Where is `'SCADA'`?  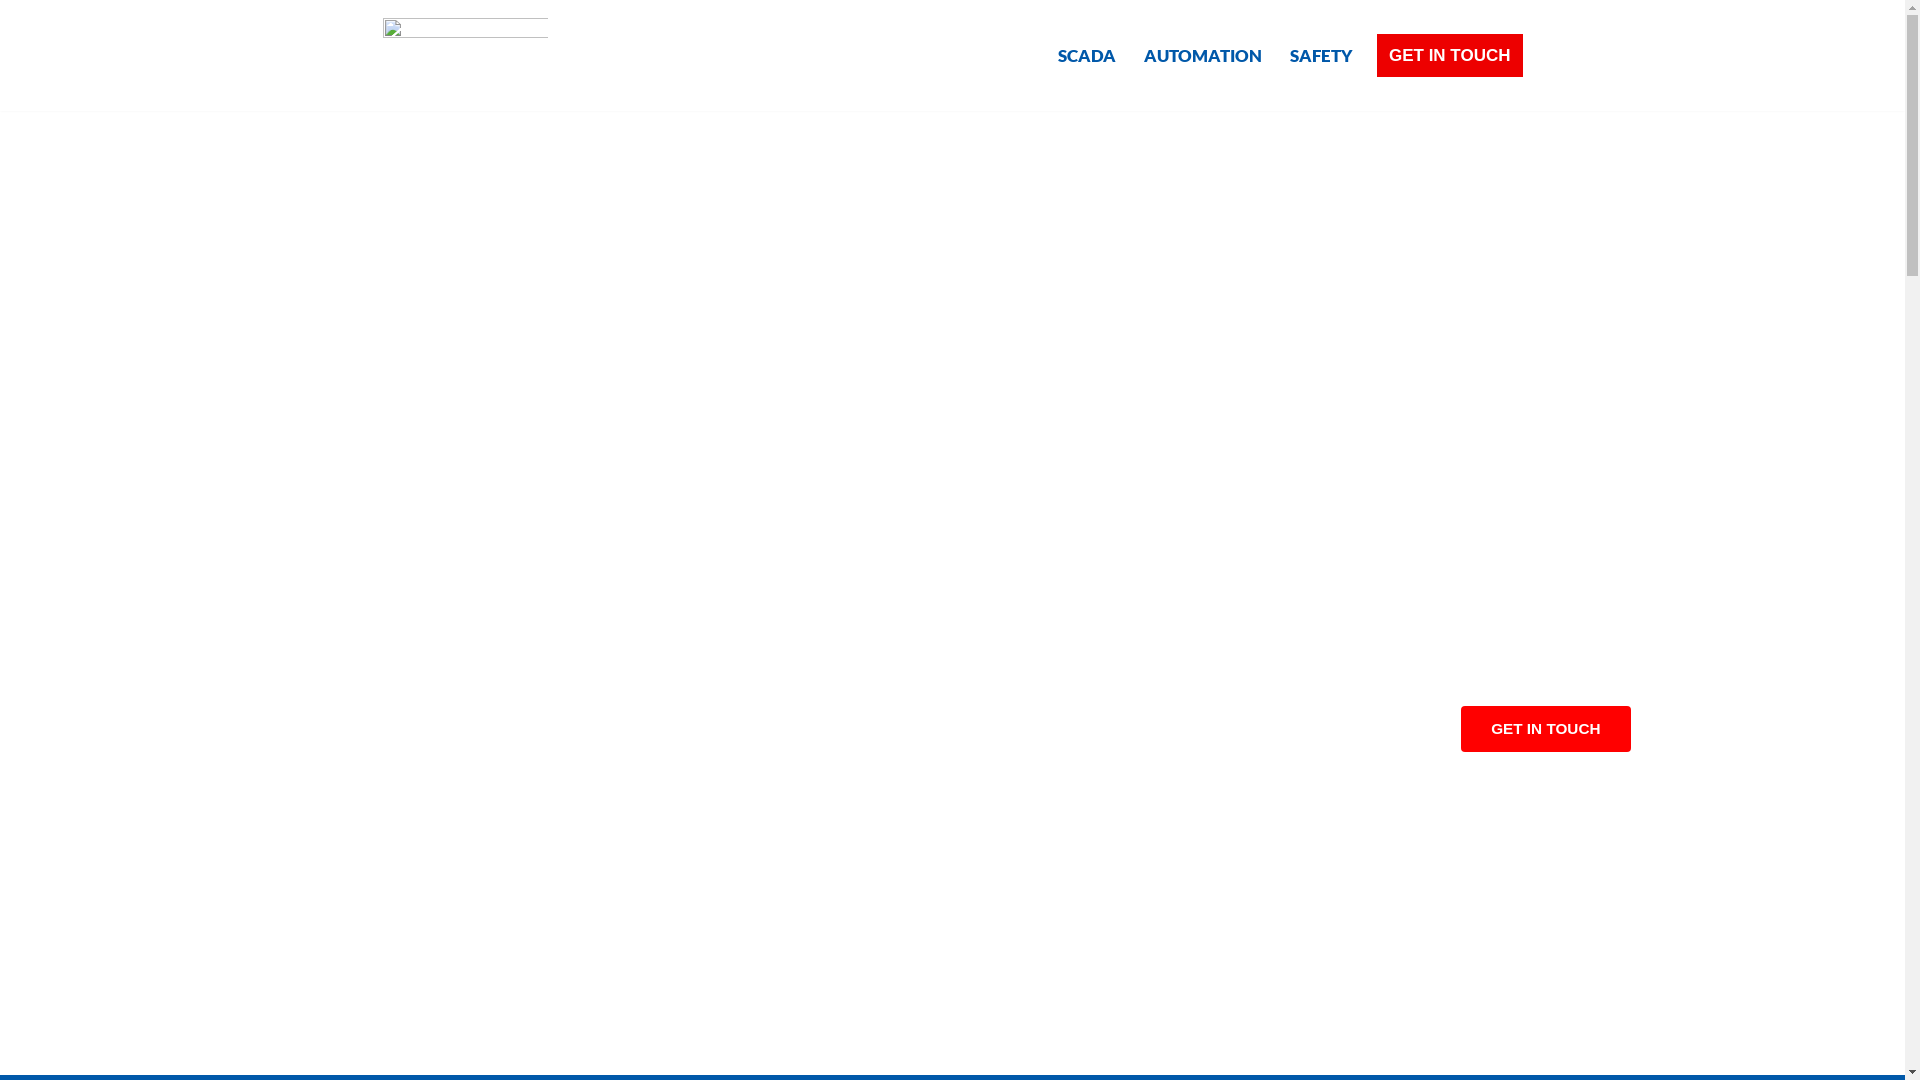 'SCADA' is located at coordinates (1085, 53).